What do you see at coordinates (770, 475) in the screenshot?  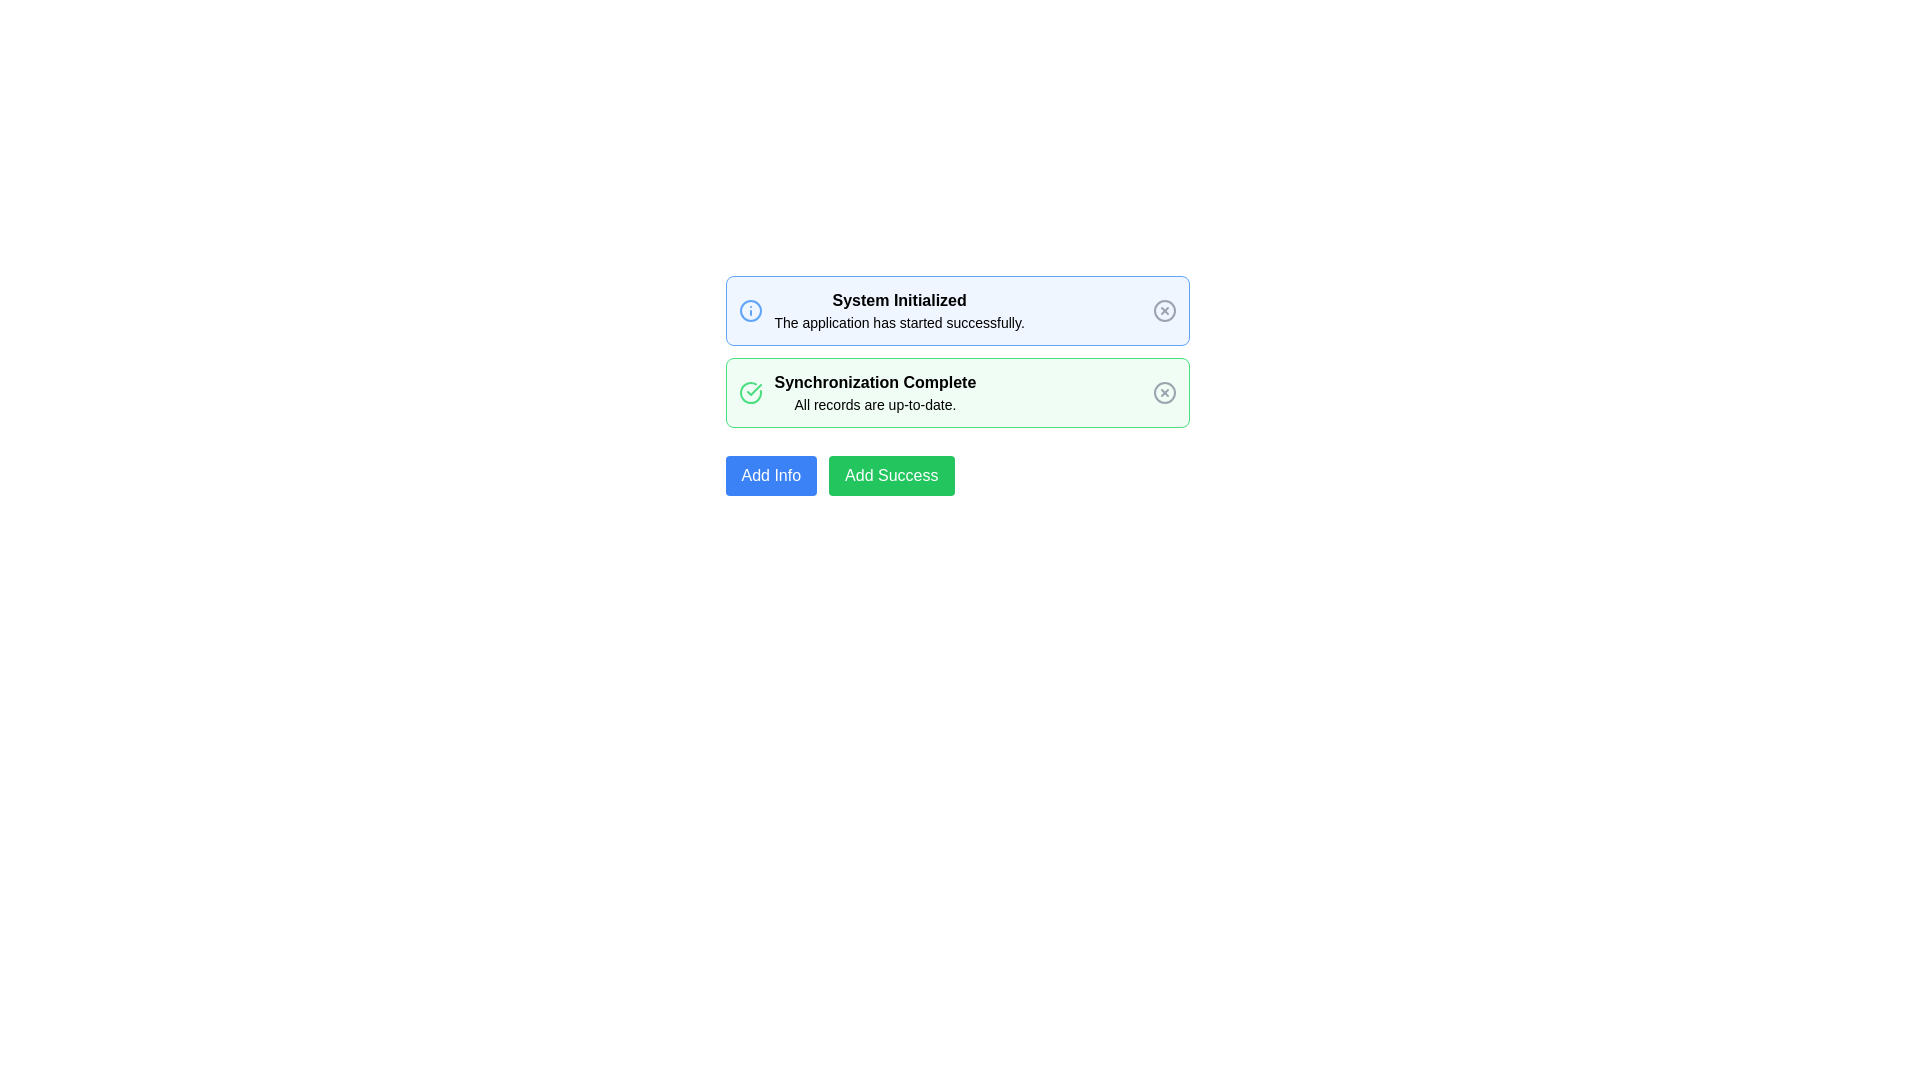 I see `the leftmost button located underneath two notification sections` at bounding box center [770, 475].